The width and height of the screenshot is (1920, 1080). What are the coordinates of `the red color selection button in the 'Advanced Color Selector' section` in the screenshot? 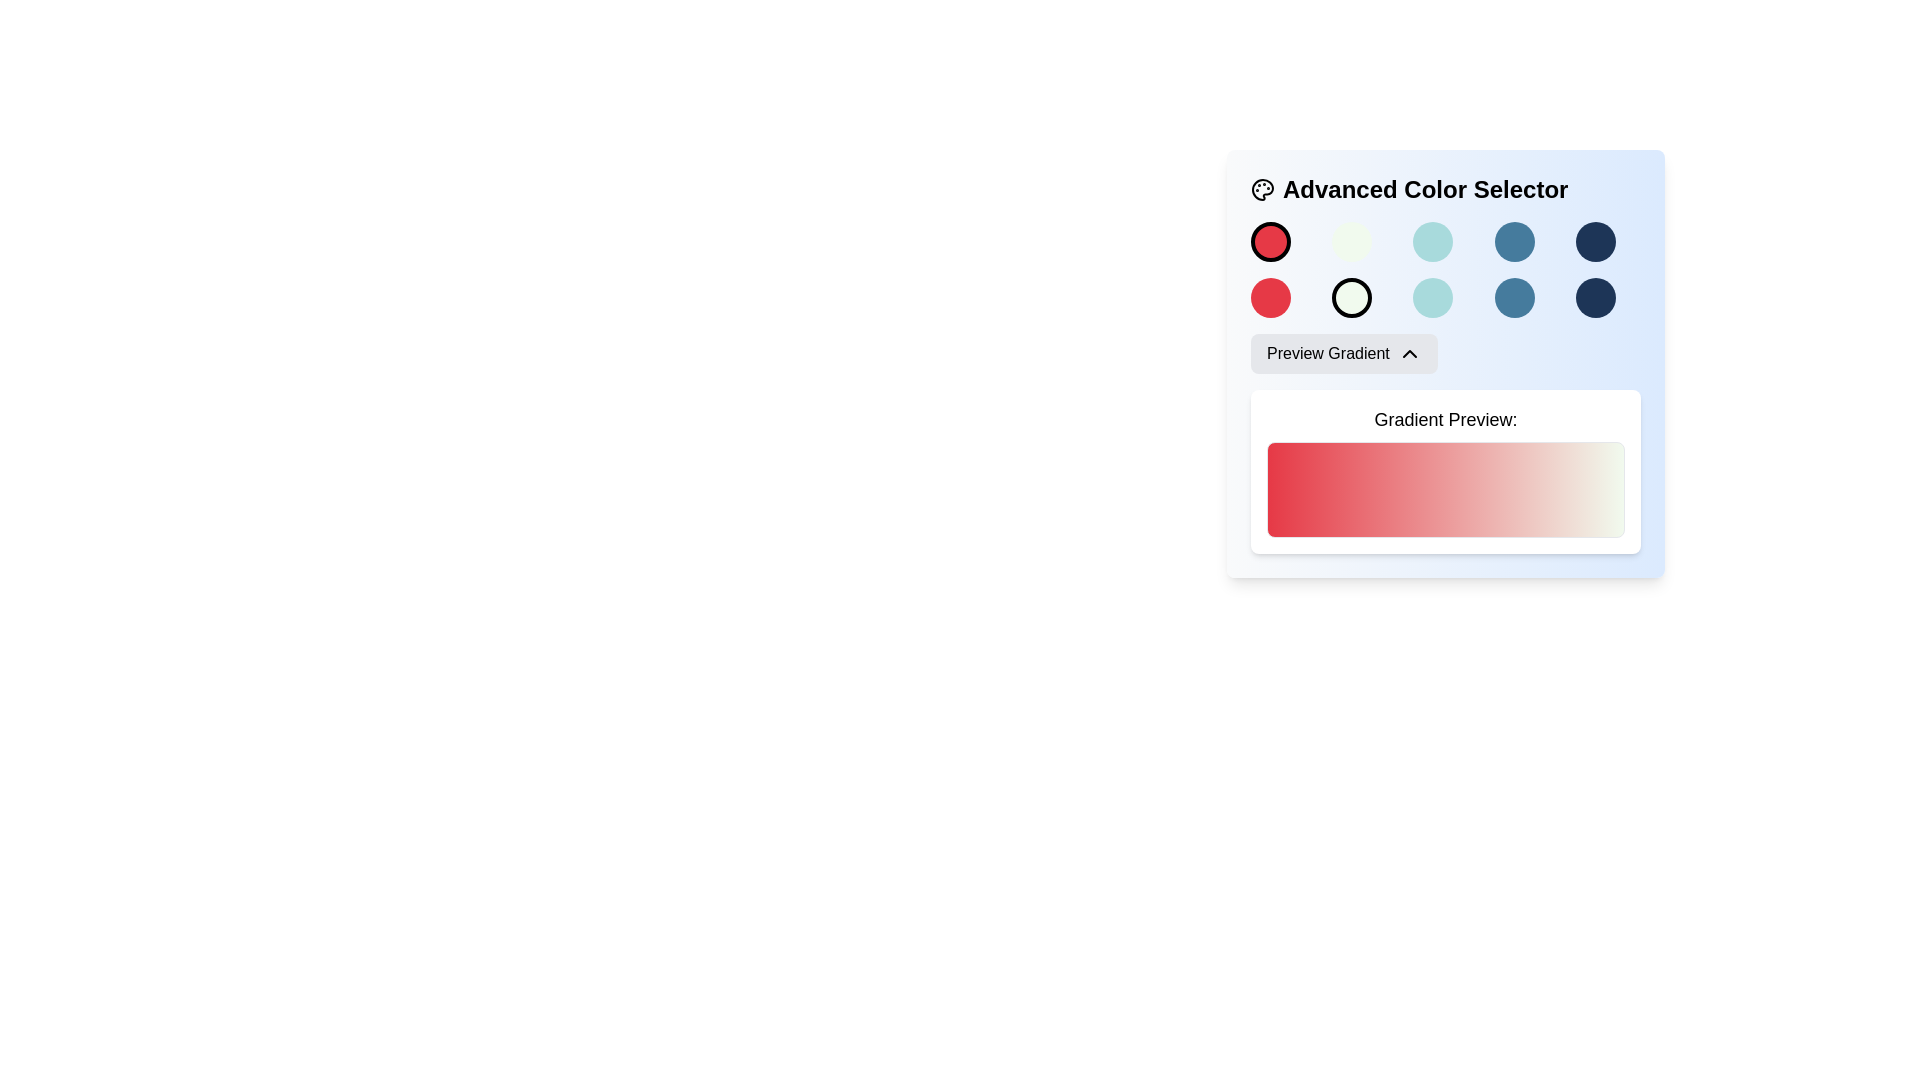 It's located at (1270, 241).